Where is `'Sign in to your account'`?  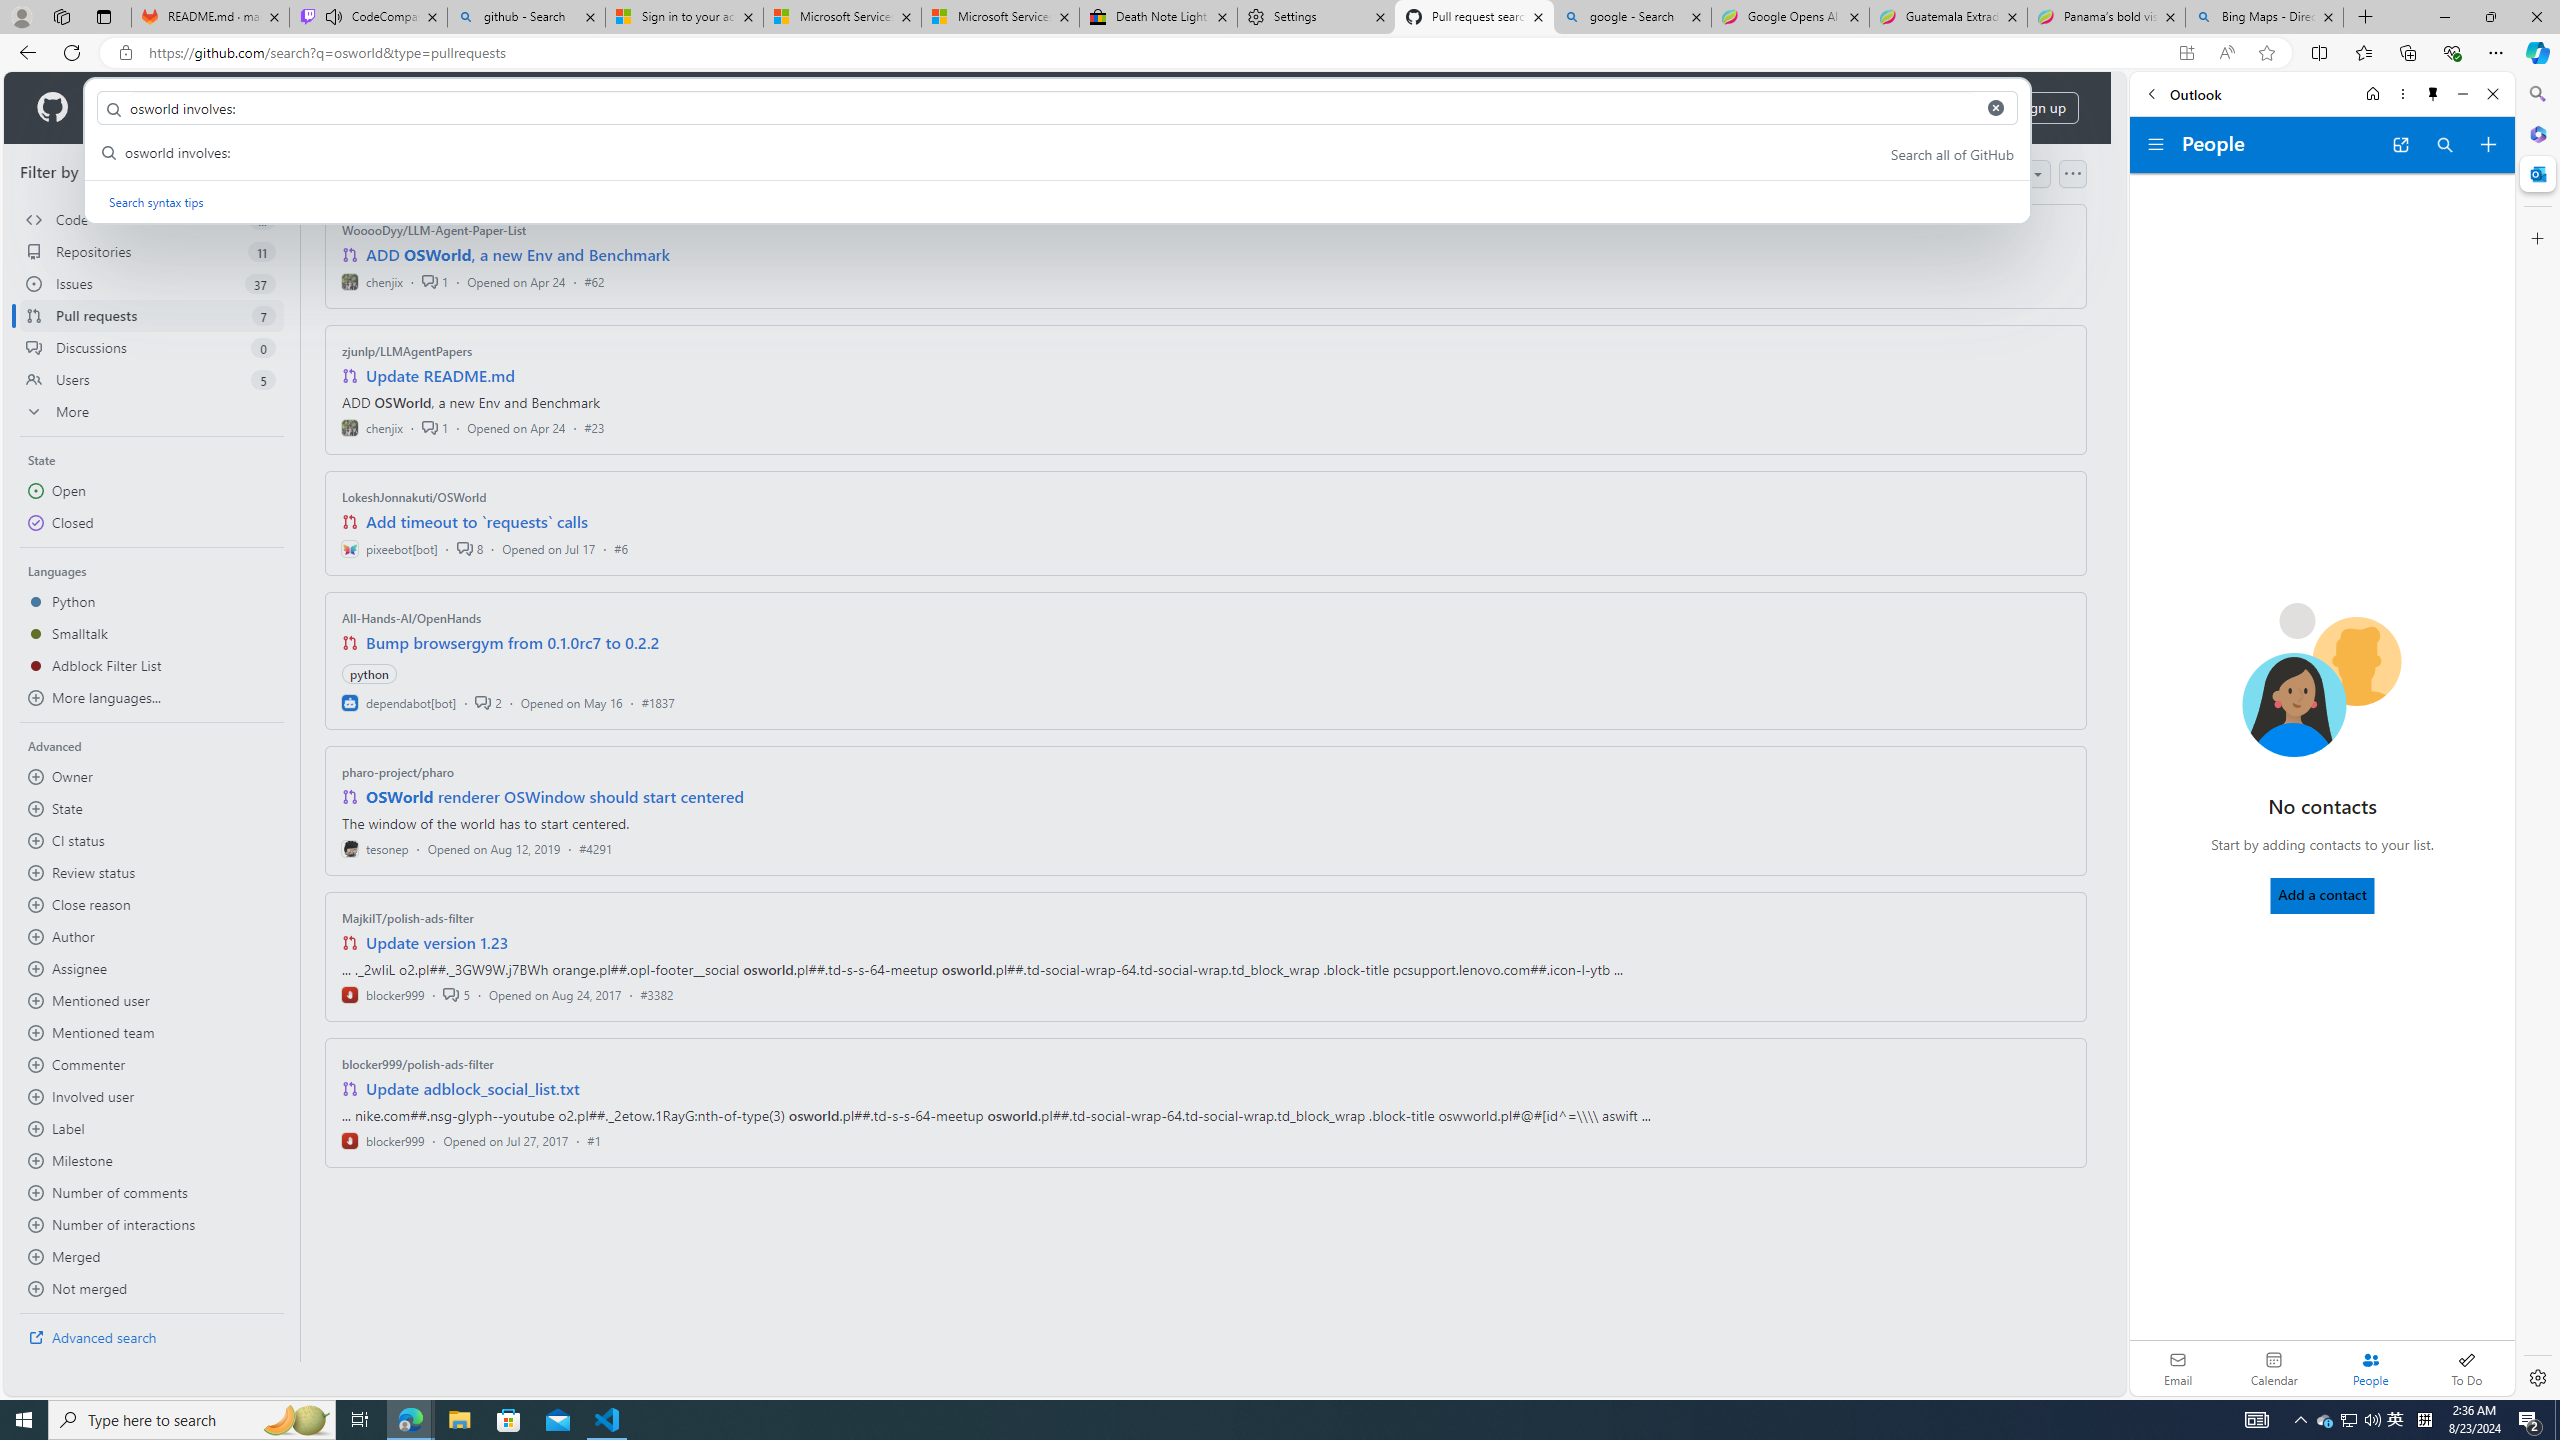
'Sign in to your account' is located at coordinates (684, 16).